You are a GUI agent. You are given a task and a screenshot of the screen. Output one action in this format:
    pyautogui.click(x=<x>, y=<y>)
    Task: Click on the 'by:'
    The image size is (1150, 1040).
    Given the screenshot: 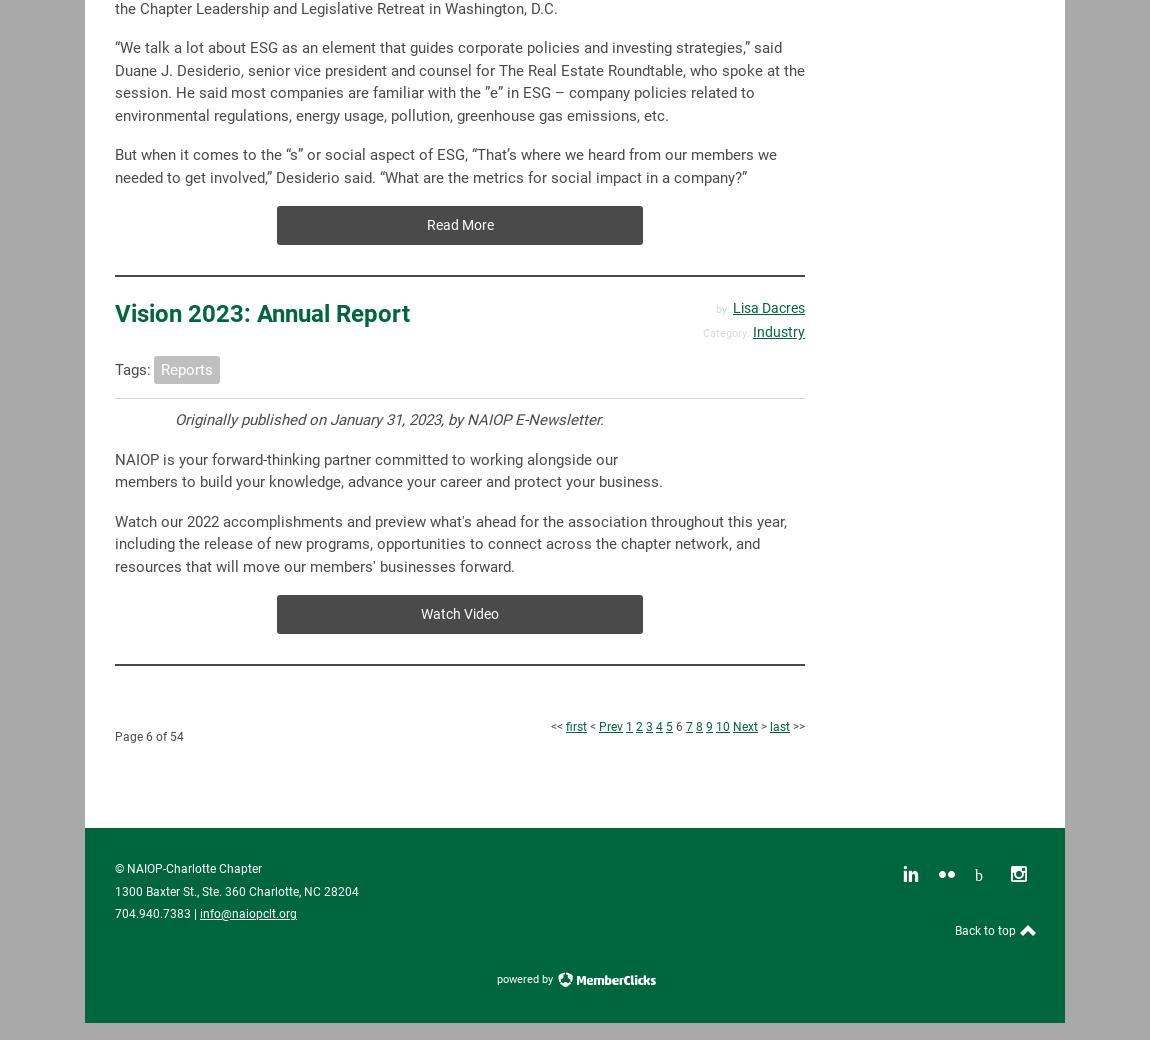 What is the action you would take?
    pyautogui.click(x=714, y=307)
    